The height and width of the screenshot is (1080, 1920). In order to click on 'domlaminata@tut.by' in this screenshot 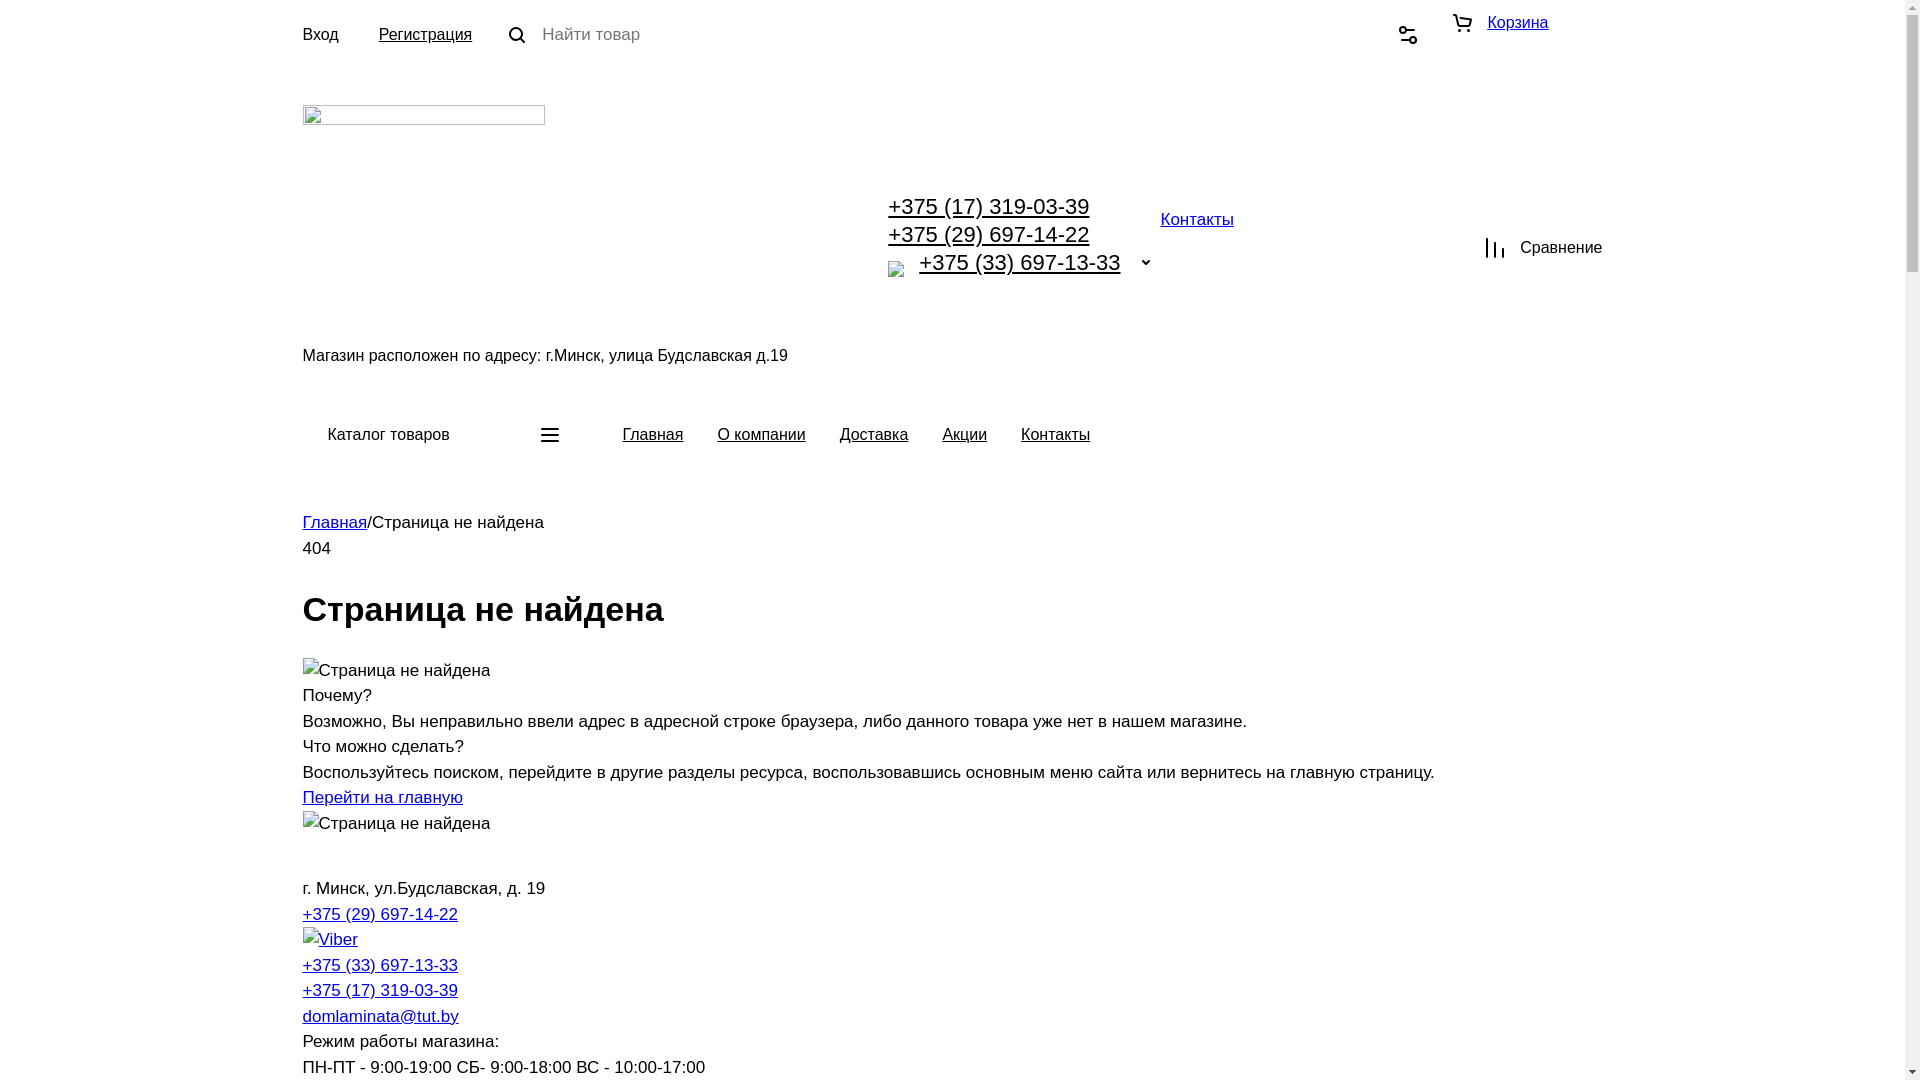, I will do `click(379, 1016)`.